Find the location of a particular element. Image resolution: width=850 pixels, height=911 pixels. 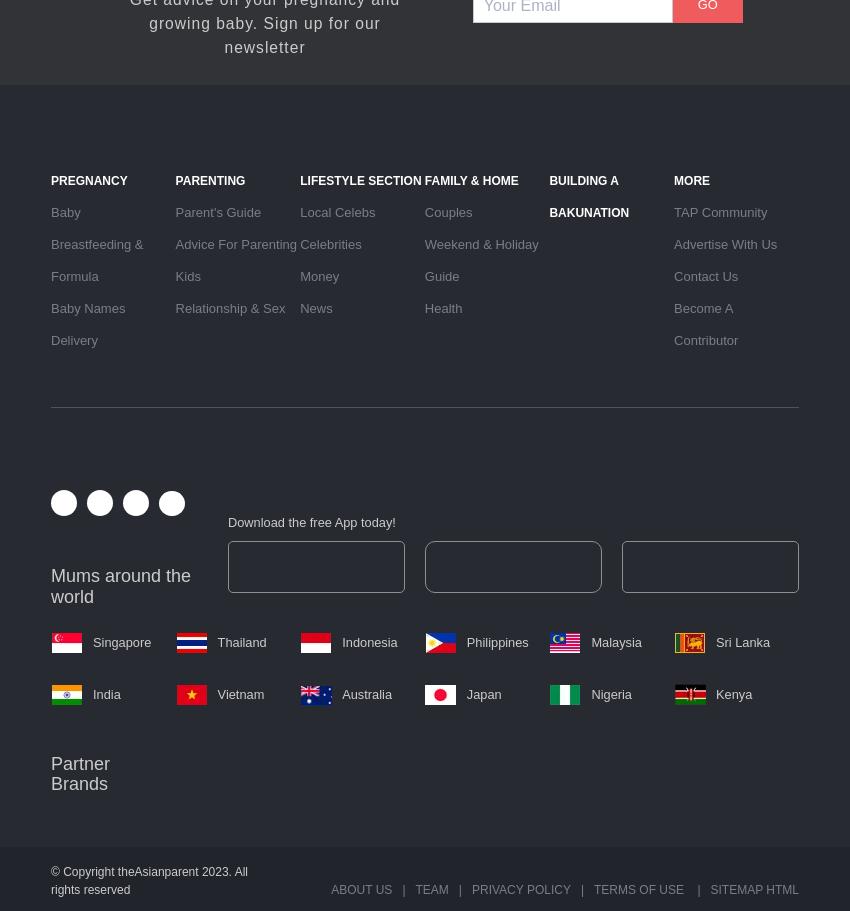

'Download the free App today!' is located at coordinates (311, 521).